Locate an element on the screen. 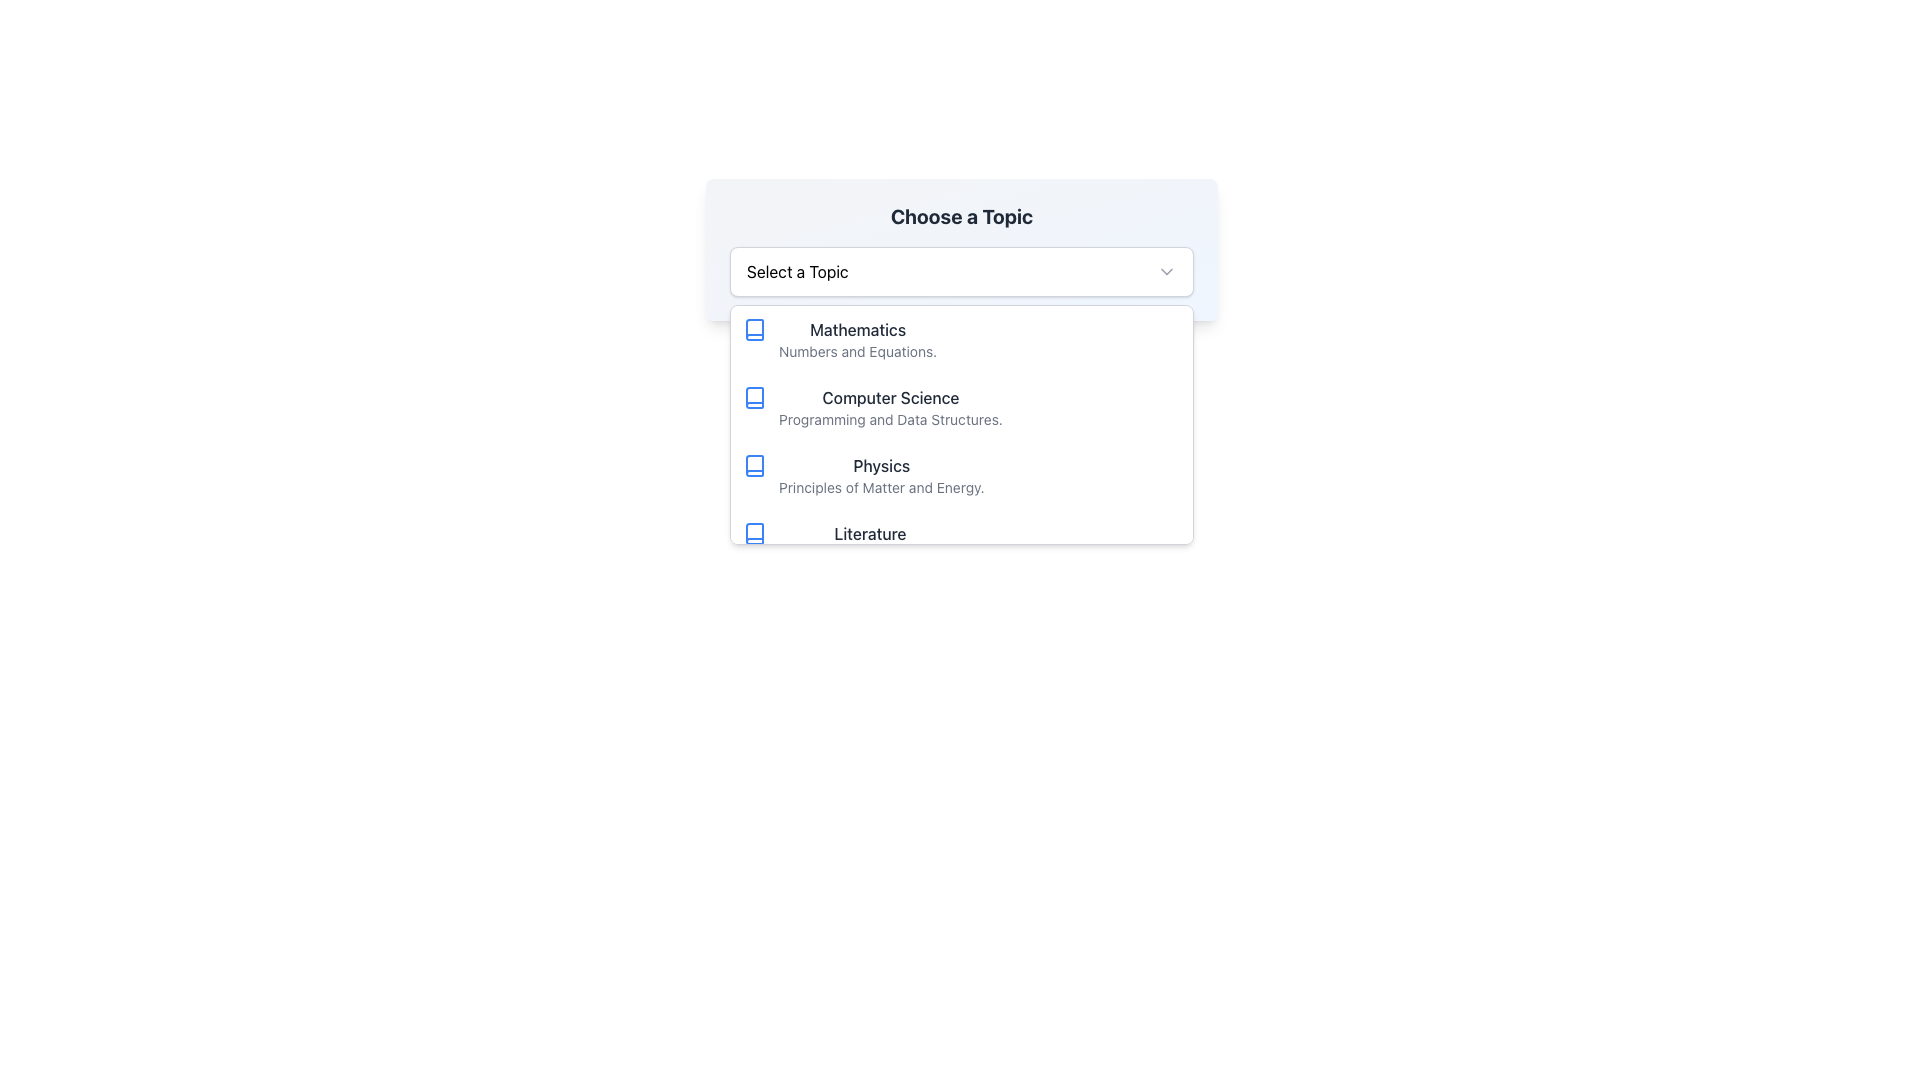 This screenshot has height=1080, width=1920. the first selectable item in the dropdown menu for the 'Mathematics' topic is located at coordinates (961, 338).